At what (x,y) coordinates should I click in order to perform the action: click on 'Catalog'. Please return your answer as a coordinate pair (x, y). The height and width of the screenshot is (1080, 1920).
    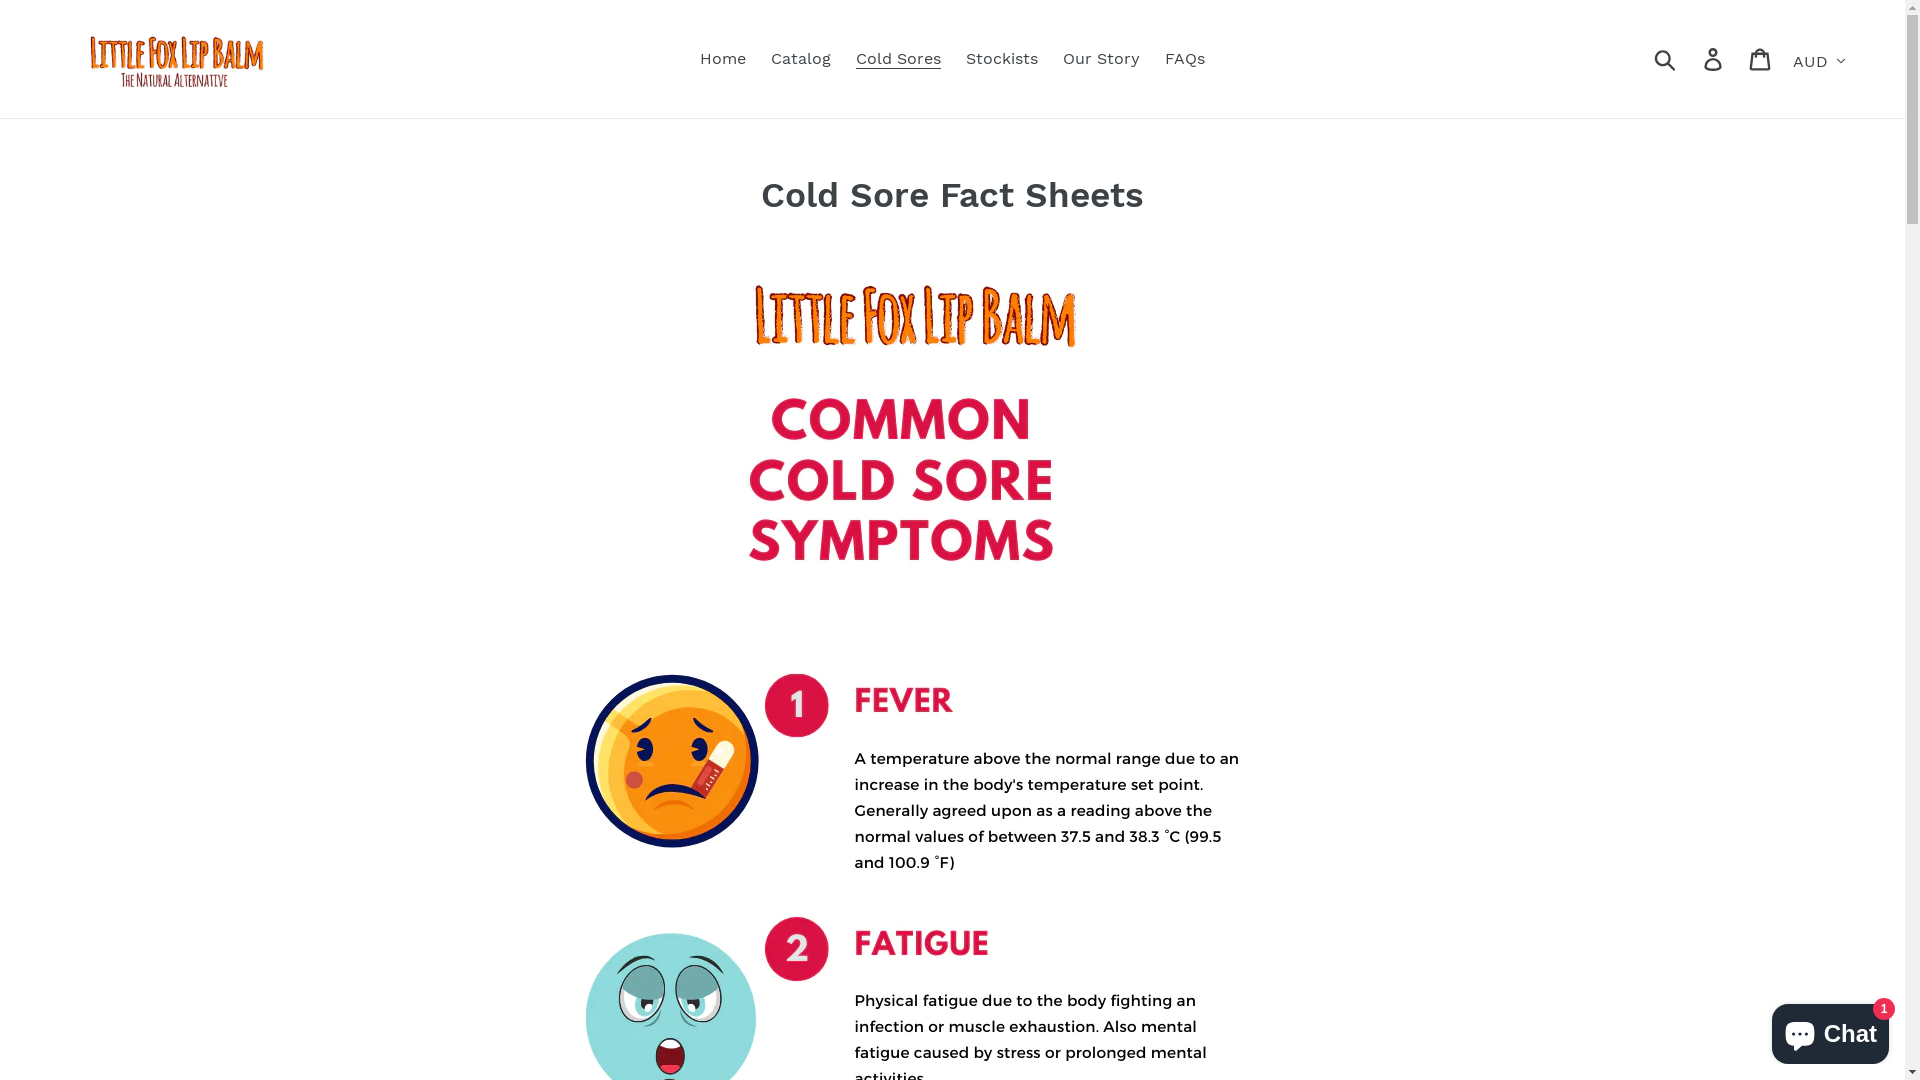
    Looking at the image, I should click on (801, 57).